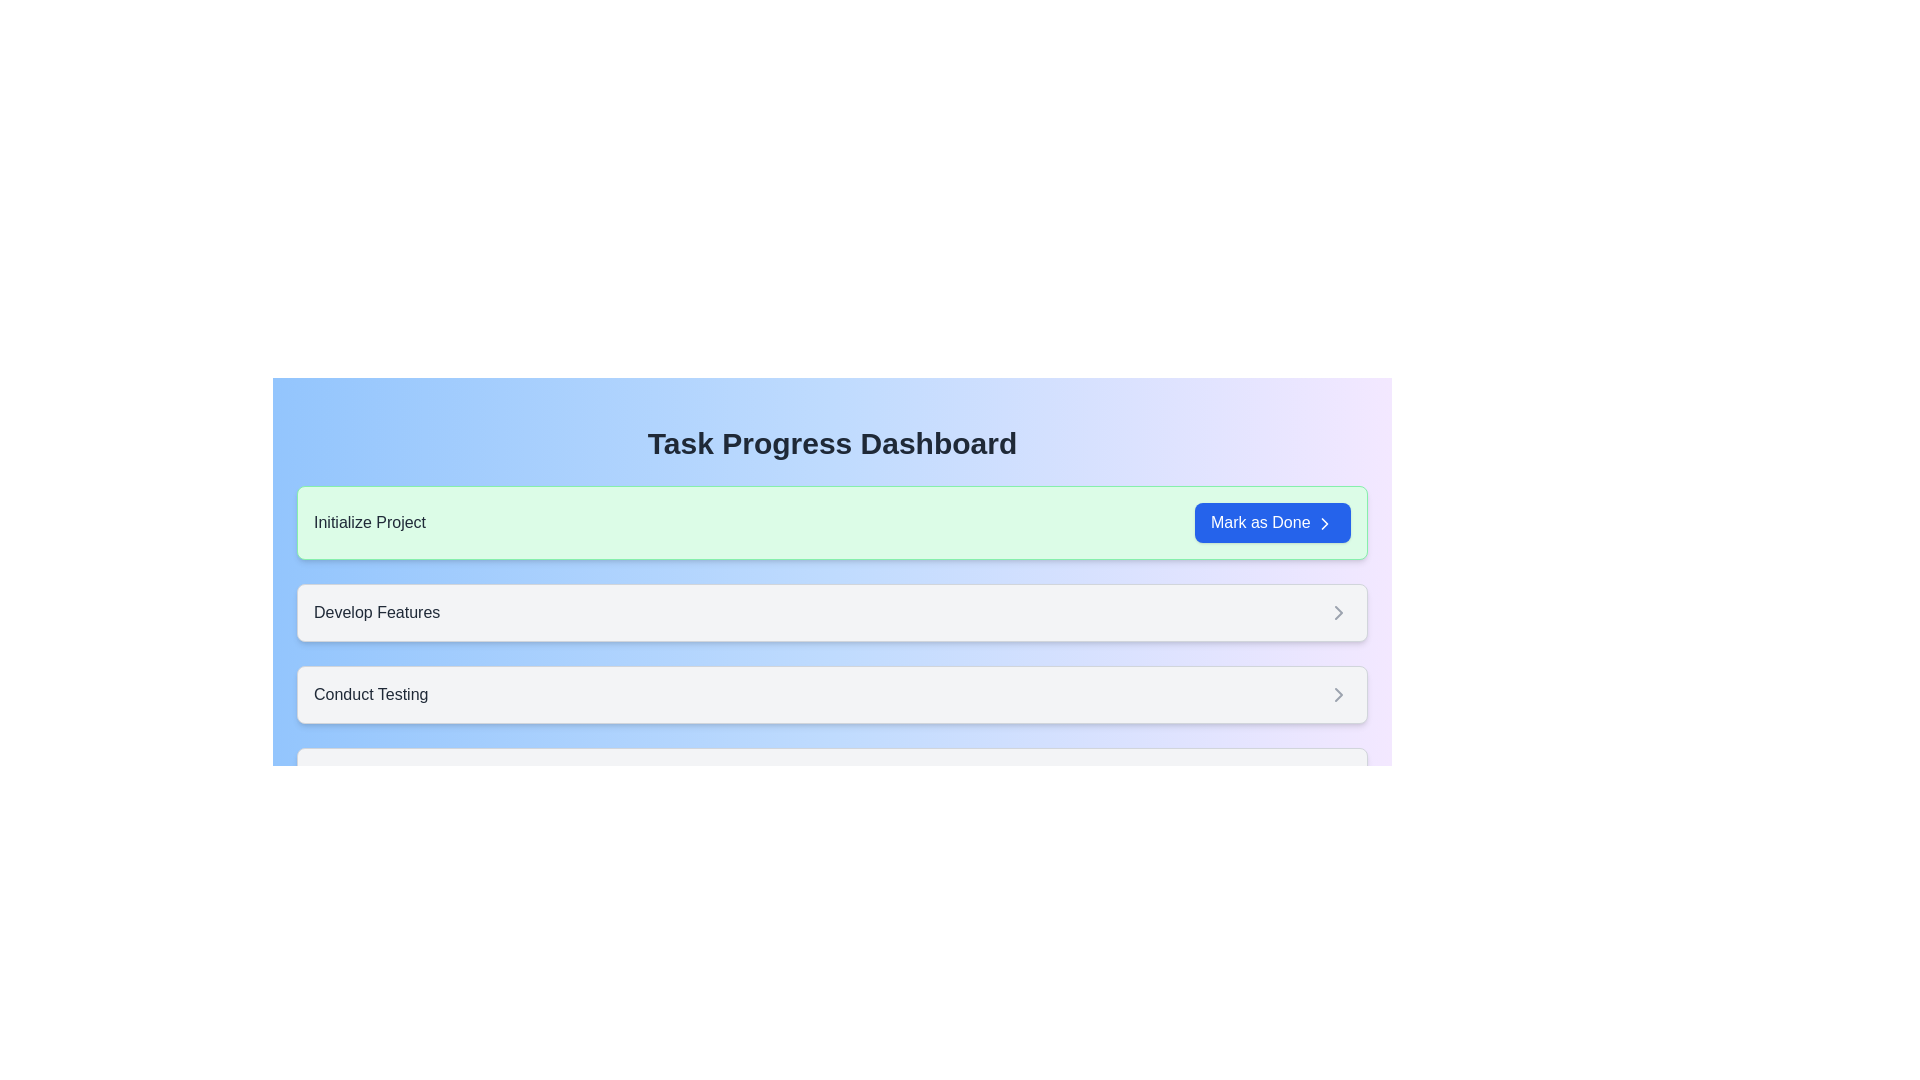  What do you see at coordinates (1324, 522) in the screenshot?
I see `the Chevron icon located on the right side of the first task row labeled 'Initialize Project' in the task progress dashboard` at bounding box center [1324, 522].